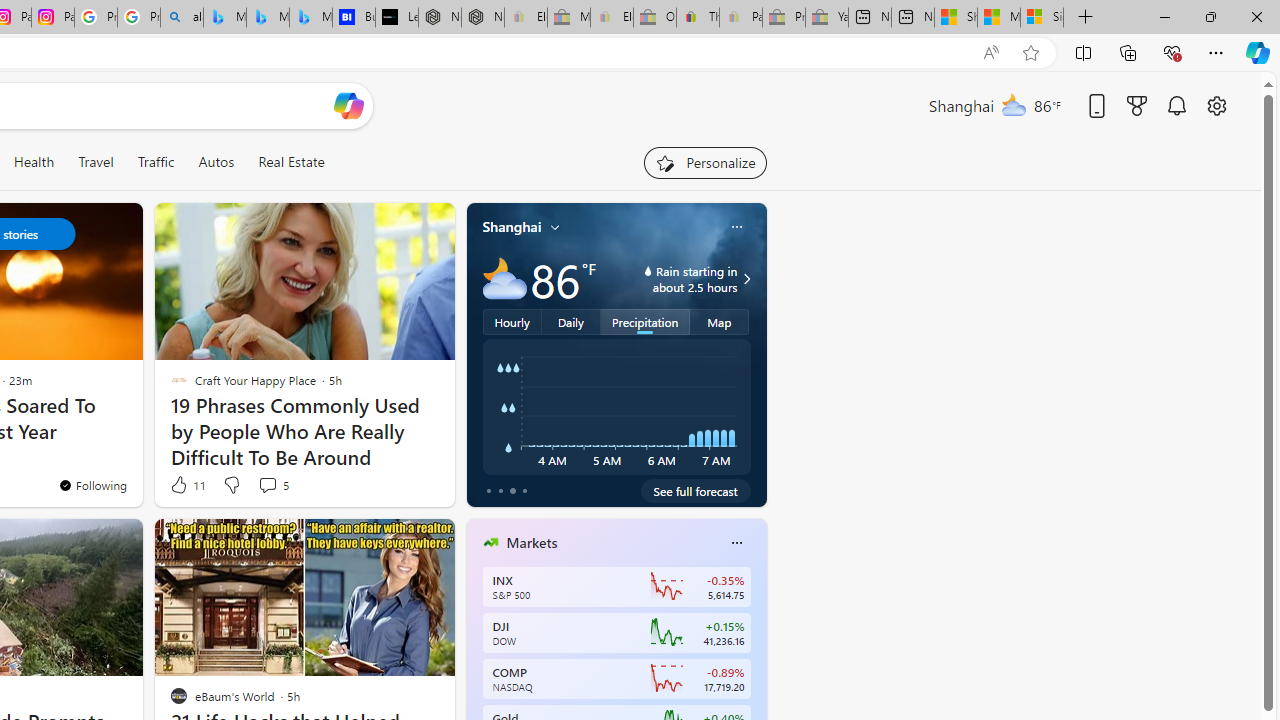 The height and width of the screenshot is (720, 1280). Describe the element at coordinates (488, 491) in the screenshot. I see `'tab-0'` at that location.